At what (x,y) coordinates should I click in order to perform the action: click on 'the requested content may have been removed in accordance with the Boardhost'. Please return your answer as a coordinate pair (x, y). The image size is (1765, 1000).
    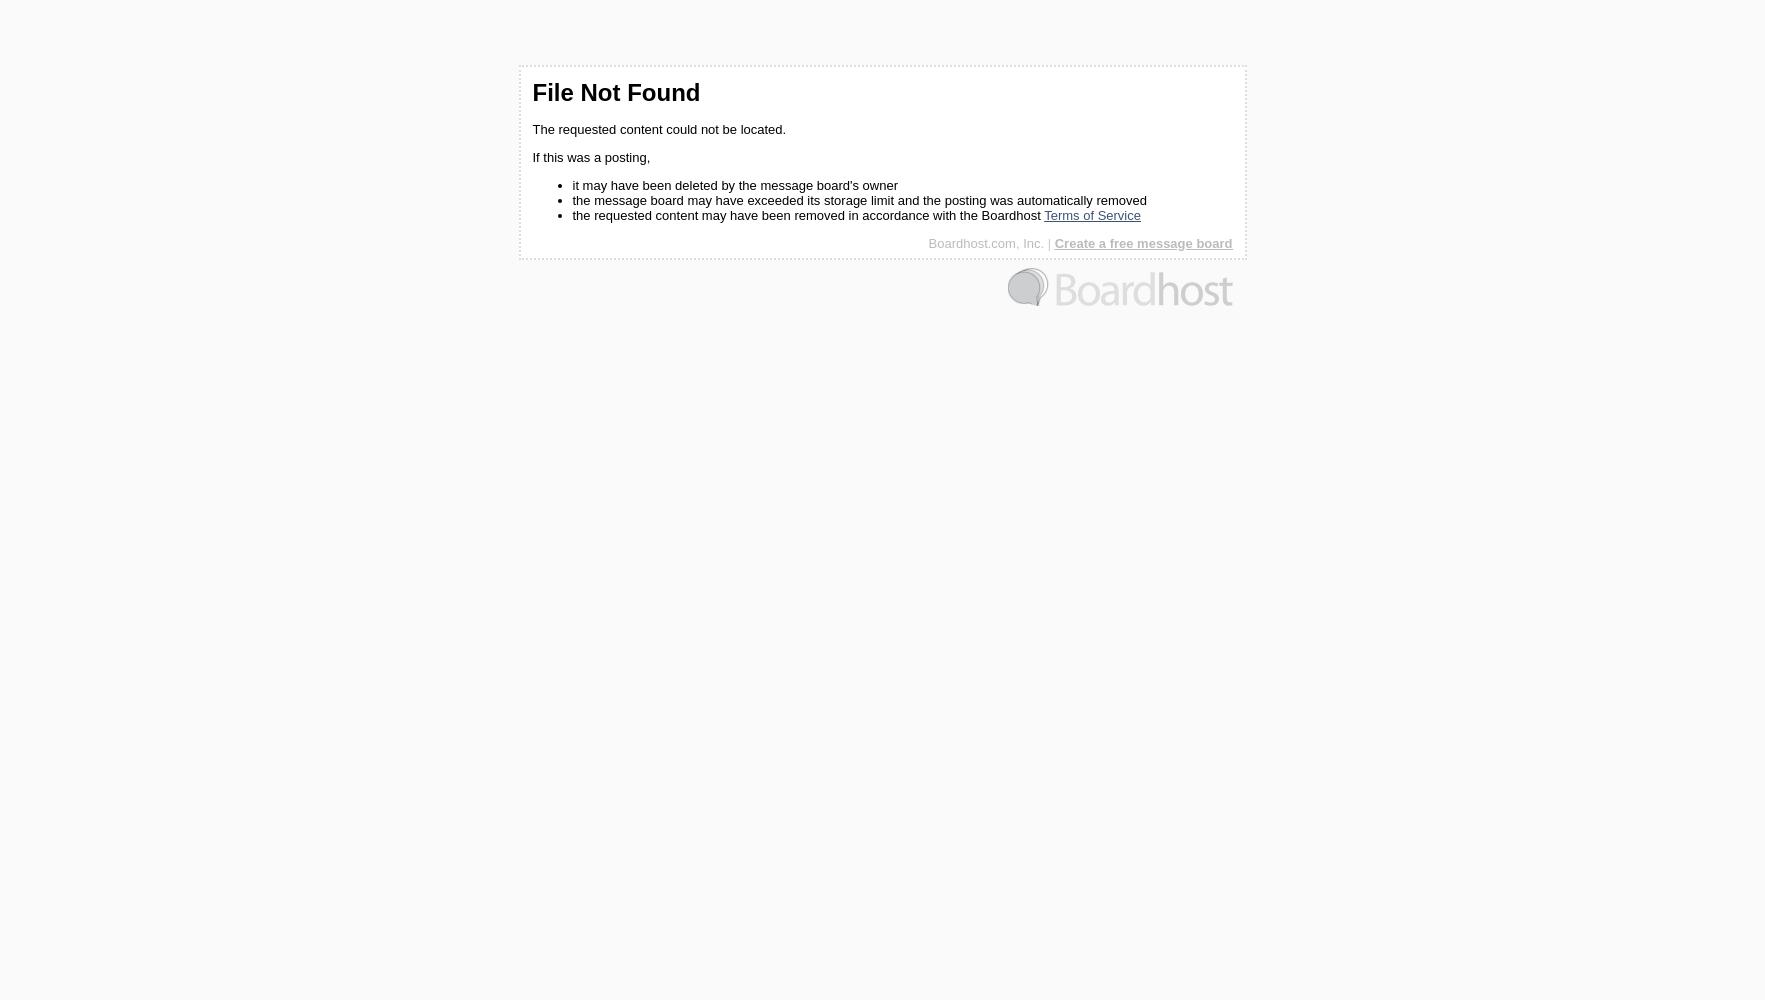
    Looking at the image, I should click on (807, 214).